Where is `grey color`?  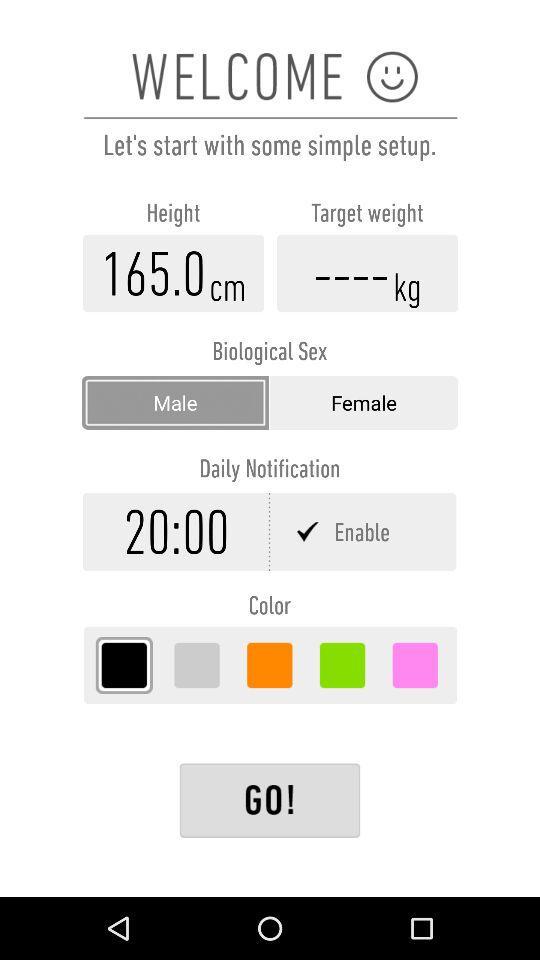 grey color is located at coordinates (197, 665).